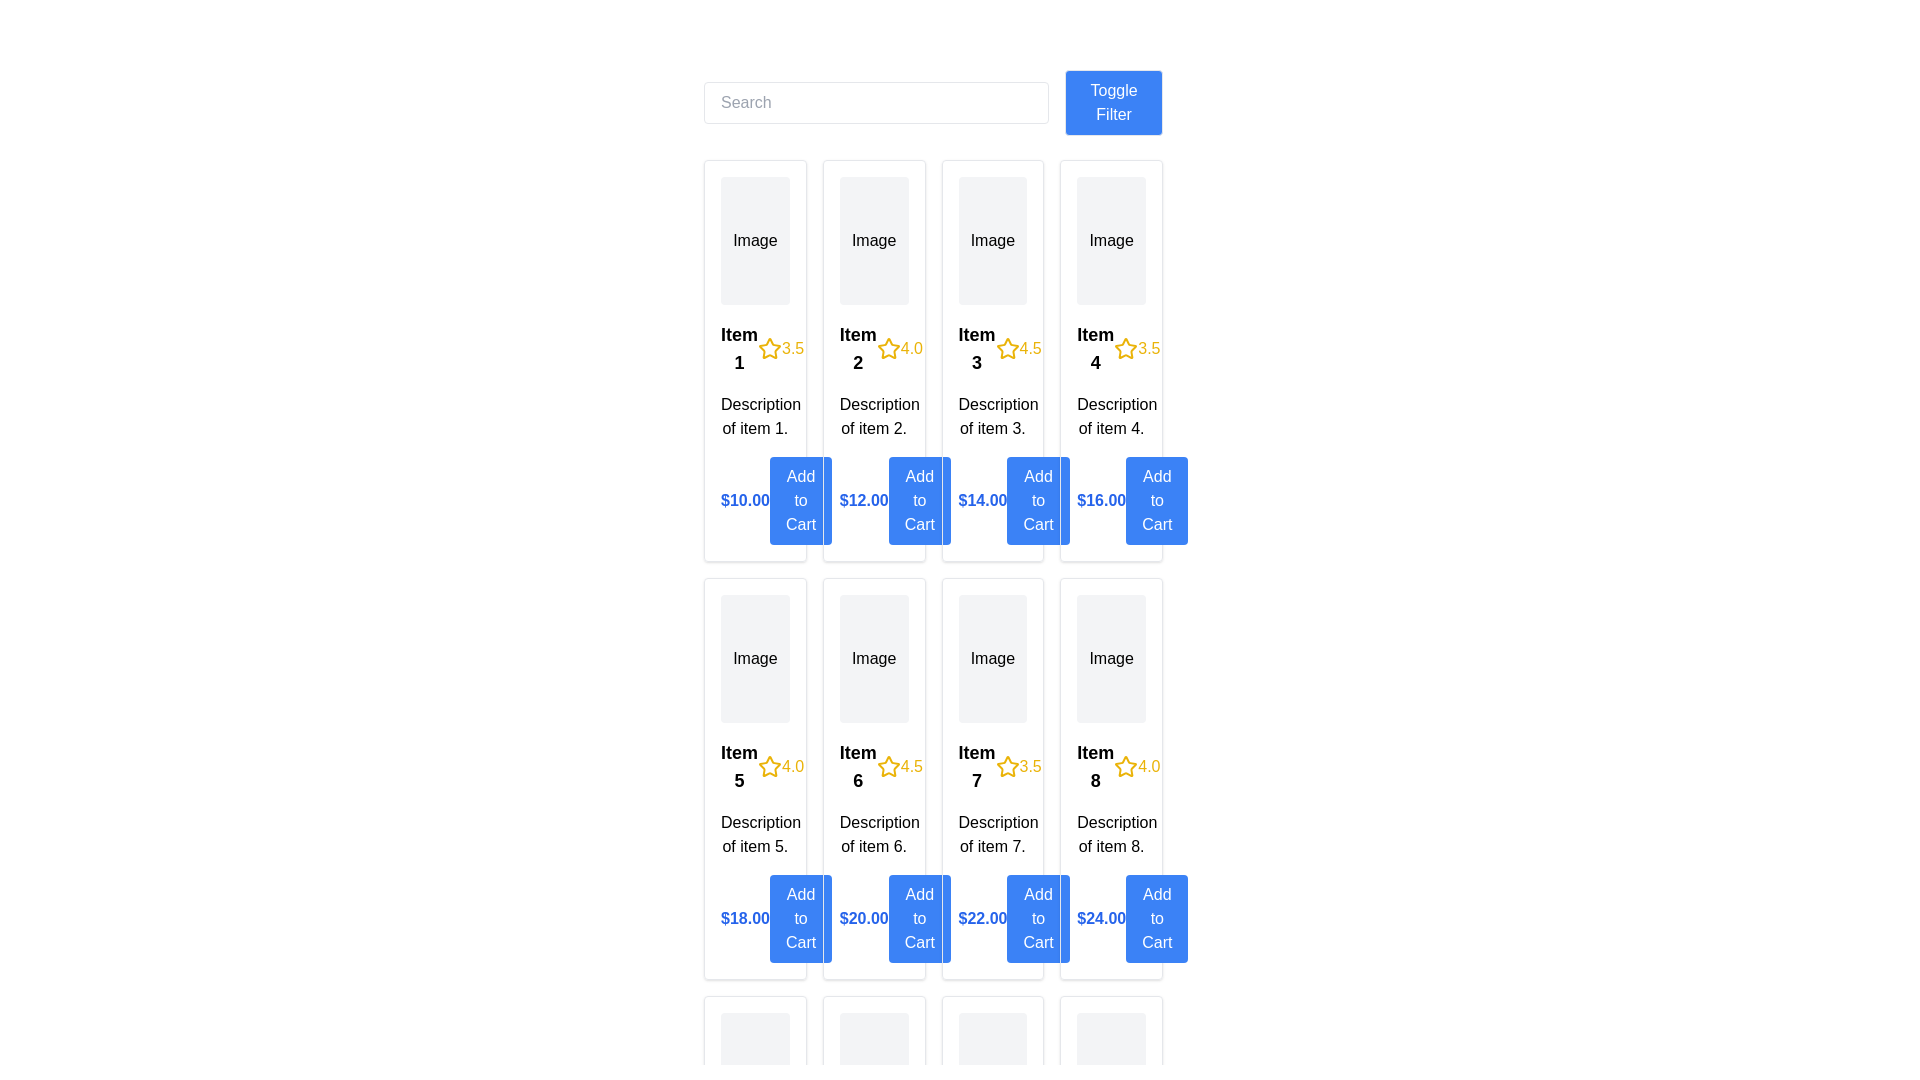 This screenshot has height=1080, width=1920. Describe the element at coordinates (992, 834) in the screenshot. I see `the static text element that provides a description for 'Item 7', located below the 'Item 7' title in the grid layout` at that location.